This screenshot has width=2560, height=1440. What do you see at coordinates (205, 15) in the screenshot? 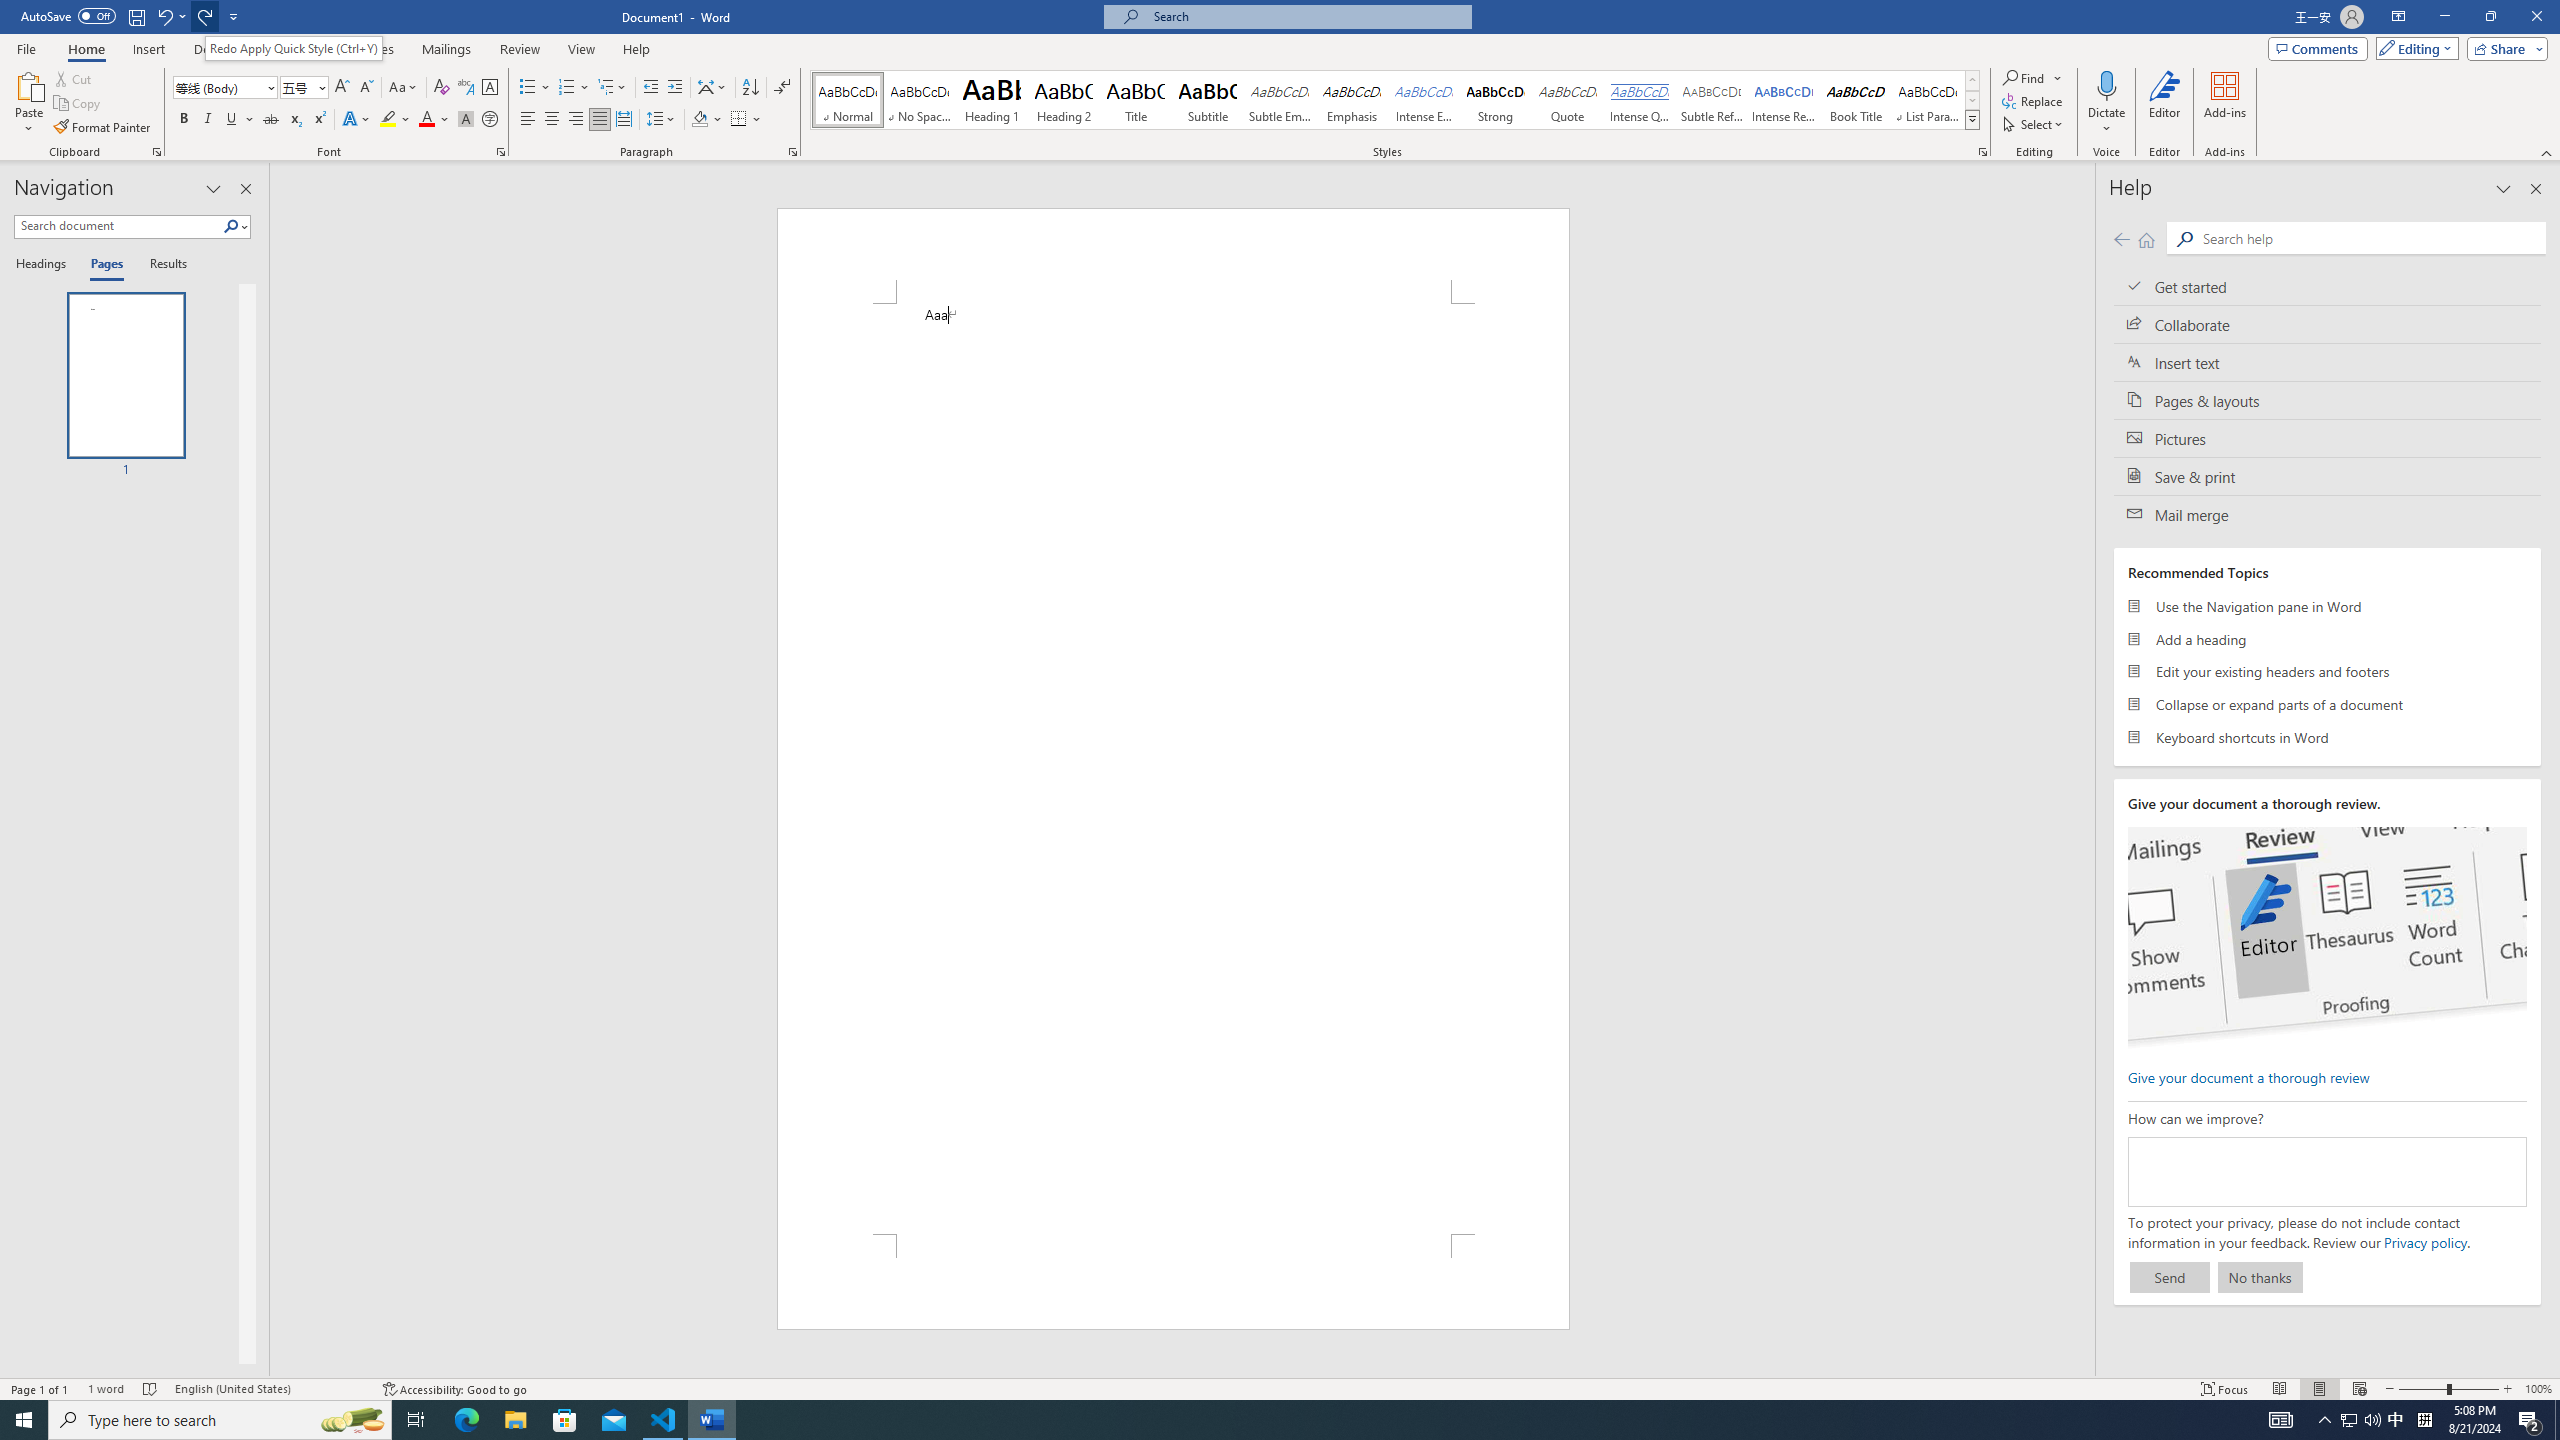
I see `'Redo Apply Quick Style'` at bounding box center [205, 15].